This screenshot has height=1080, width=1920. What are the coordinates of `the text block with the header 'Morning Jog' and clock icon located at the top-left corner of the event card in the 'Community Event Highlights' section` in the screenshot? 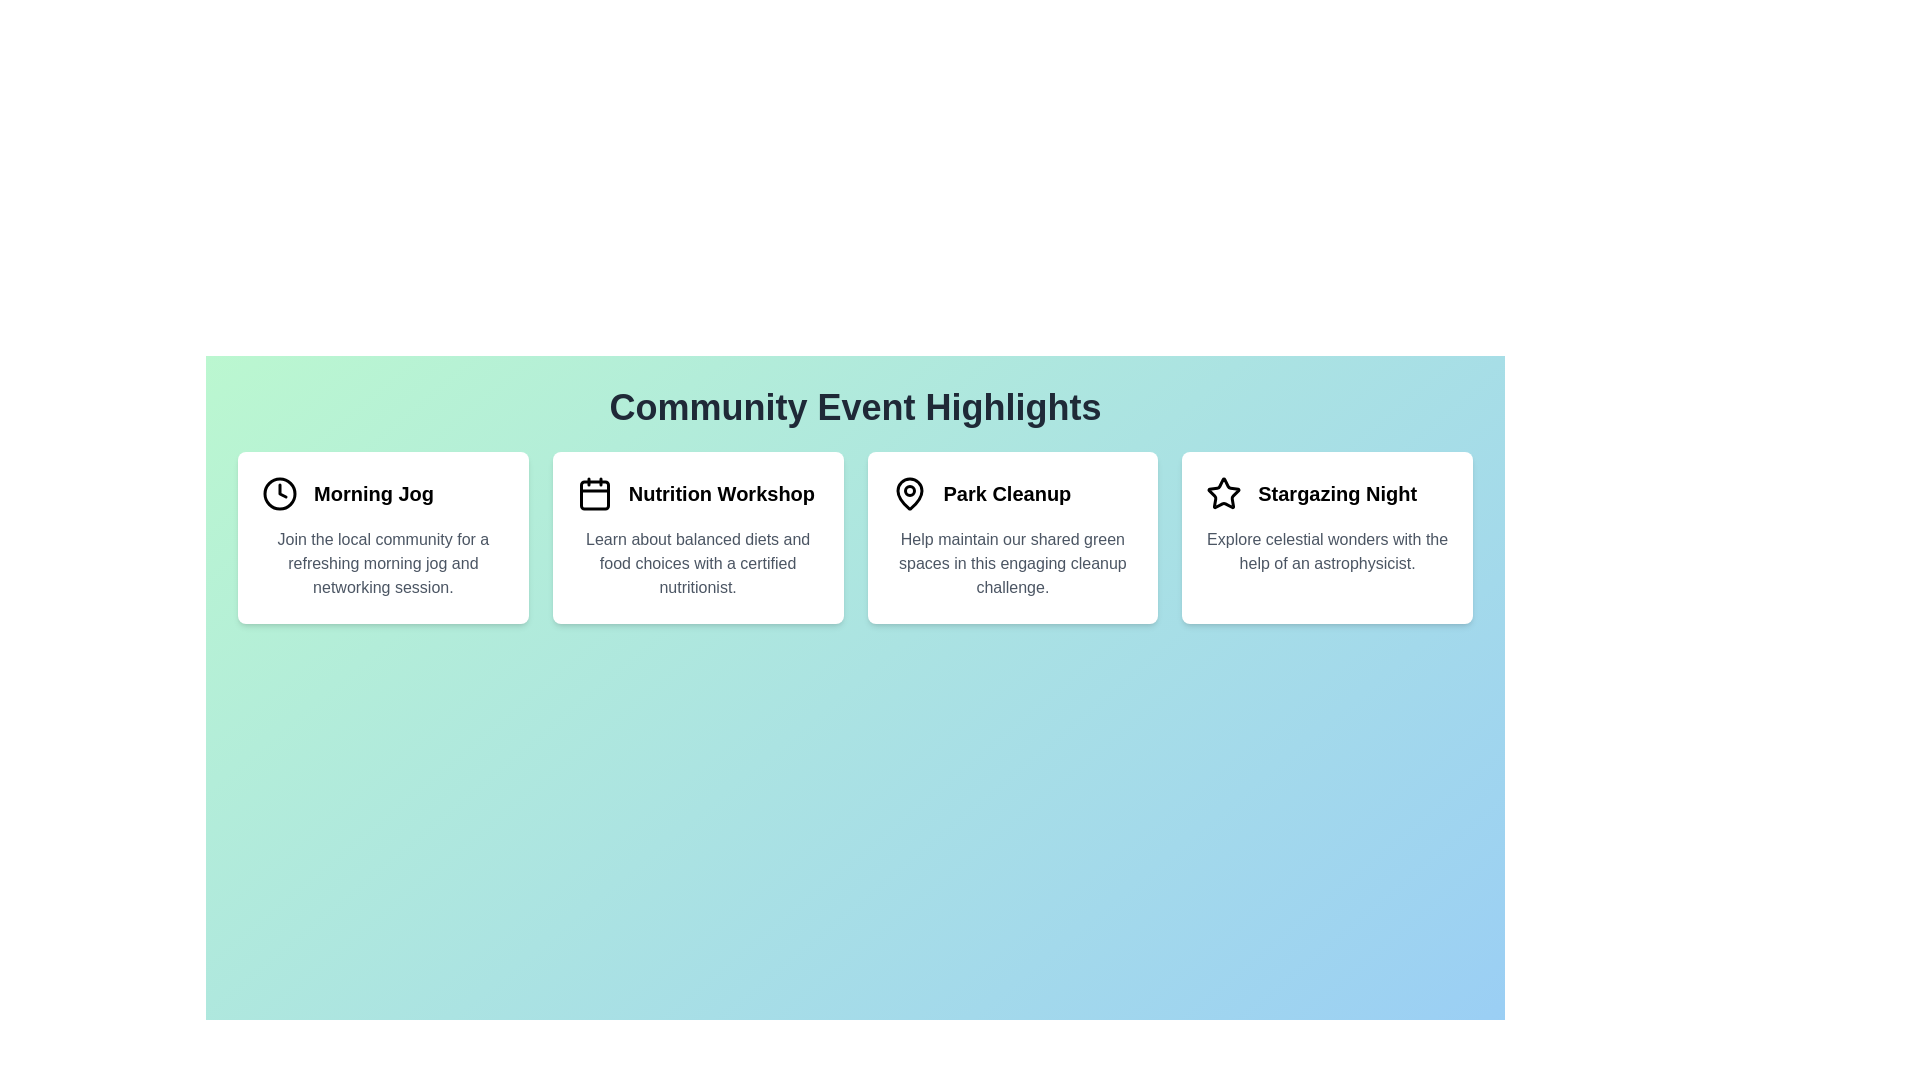 It's located at (383, 493).